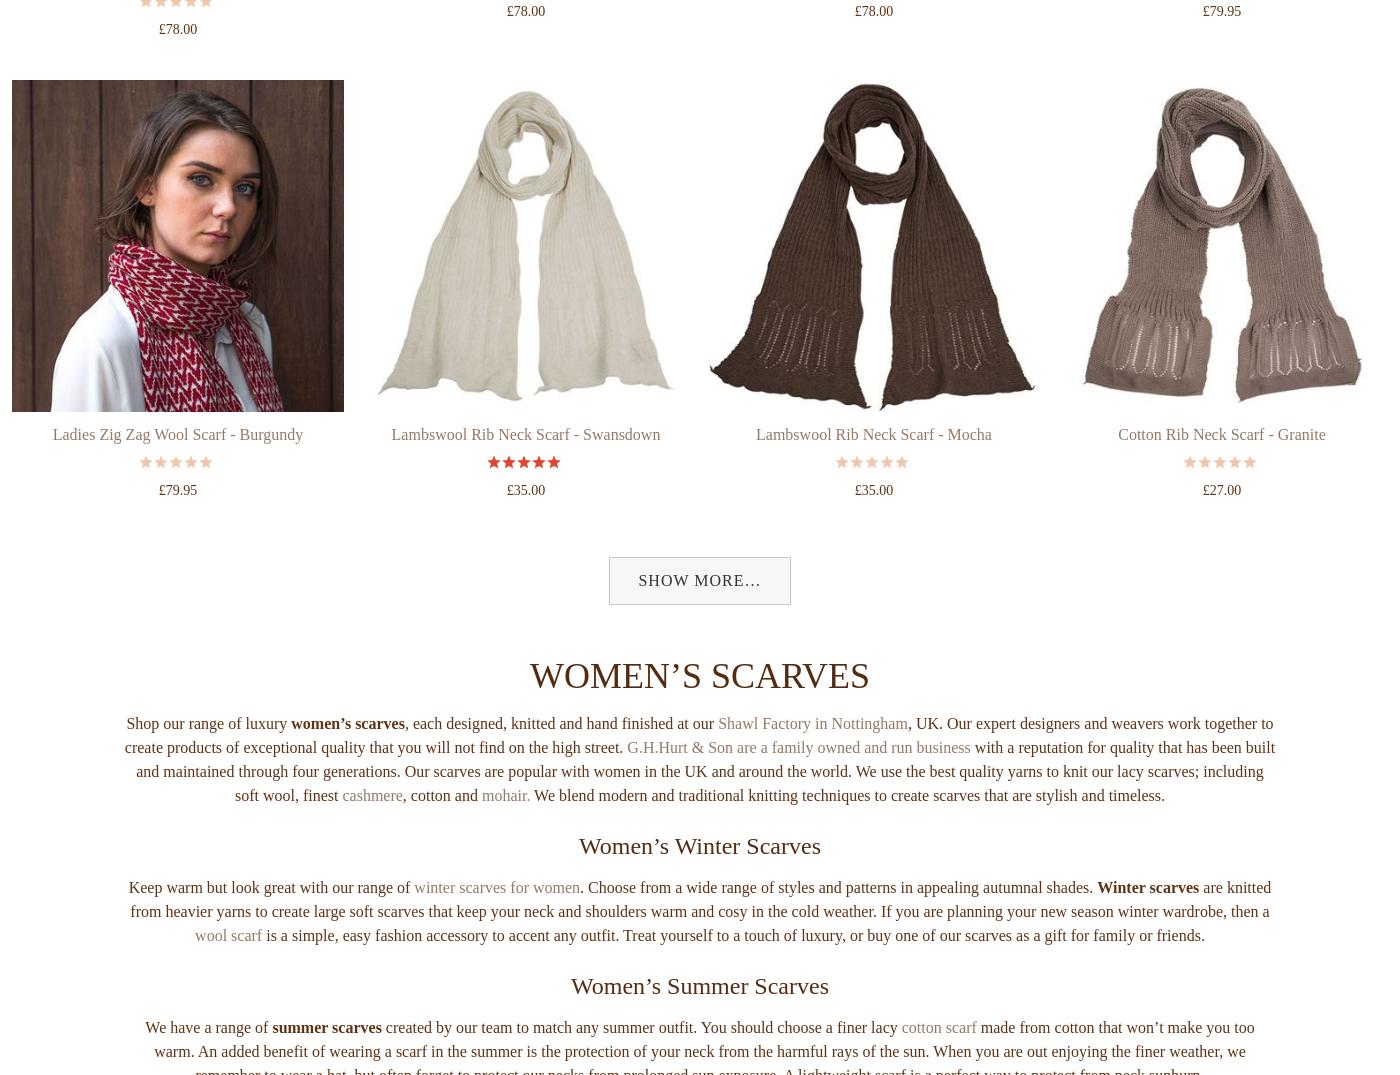 Image resolution: width=1400 pixels, height=1075 pixels. Describe the element at coordinates (130, 974) in the screenshot. I see `'are knitted from heavier yarns to create large soft scarves that keep your neck and shoulders warm and cosy in the cold weather. If you are planning your new season winter wardrobe, then a'` at that location.